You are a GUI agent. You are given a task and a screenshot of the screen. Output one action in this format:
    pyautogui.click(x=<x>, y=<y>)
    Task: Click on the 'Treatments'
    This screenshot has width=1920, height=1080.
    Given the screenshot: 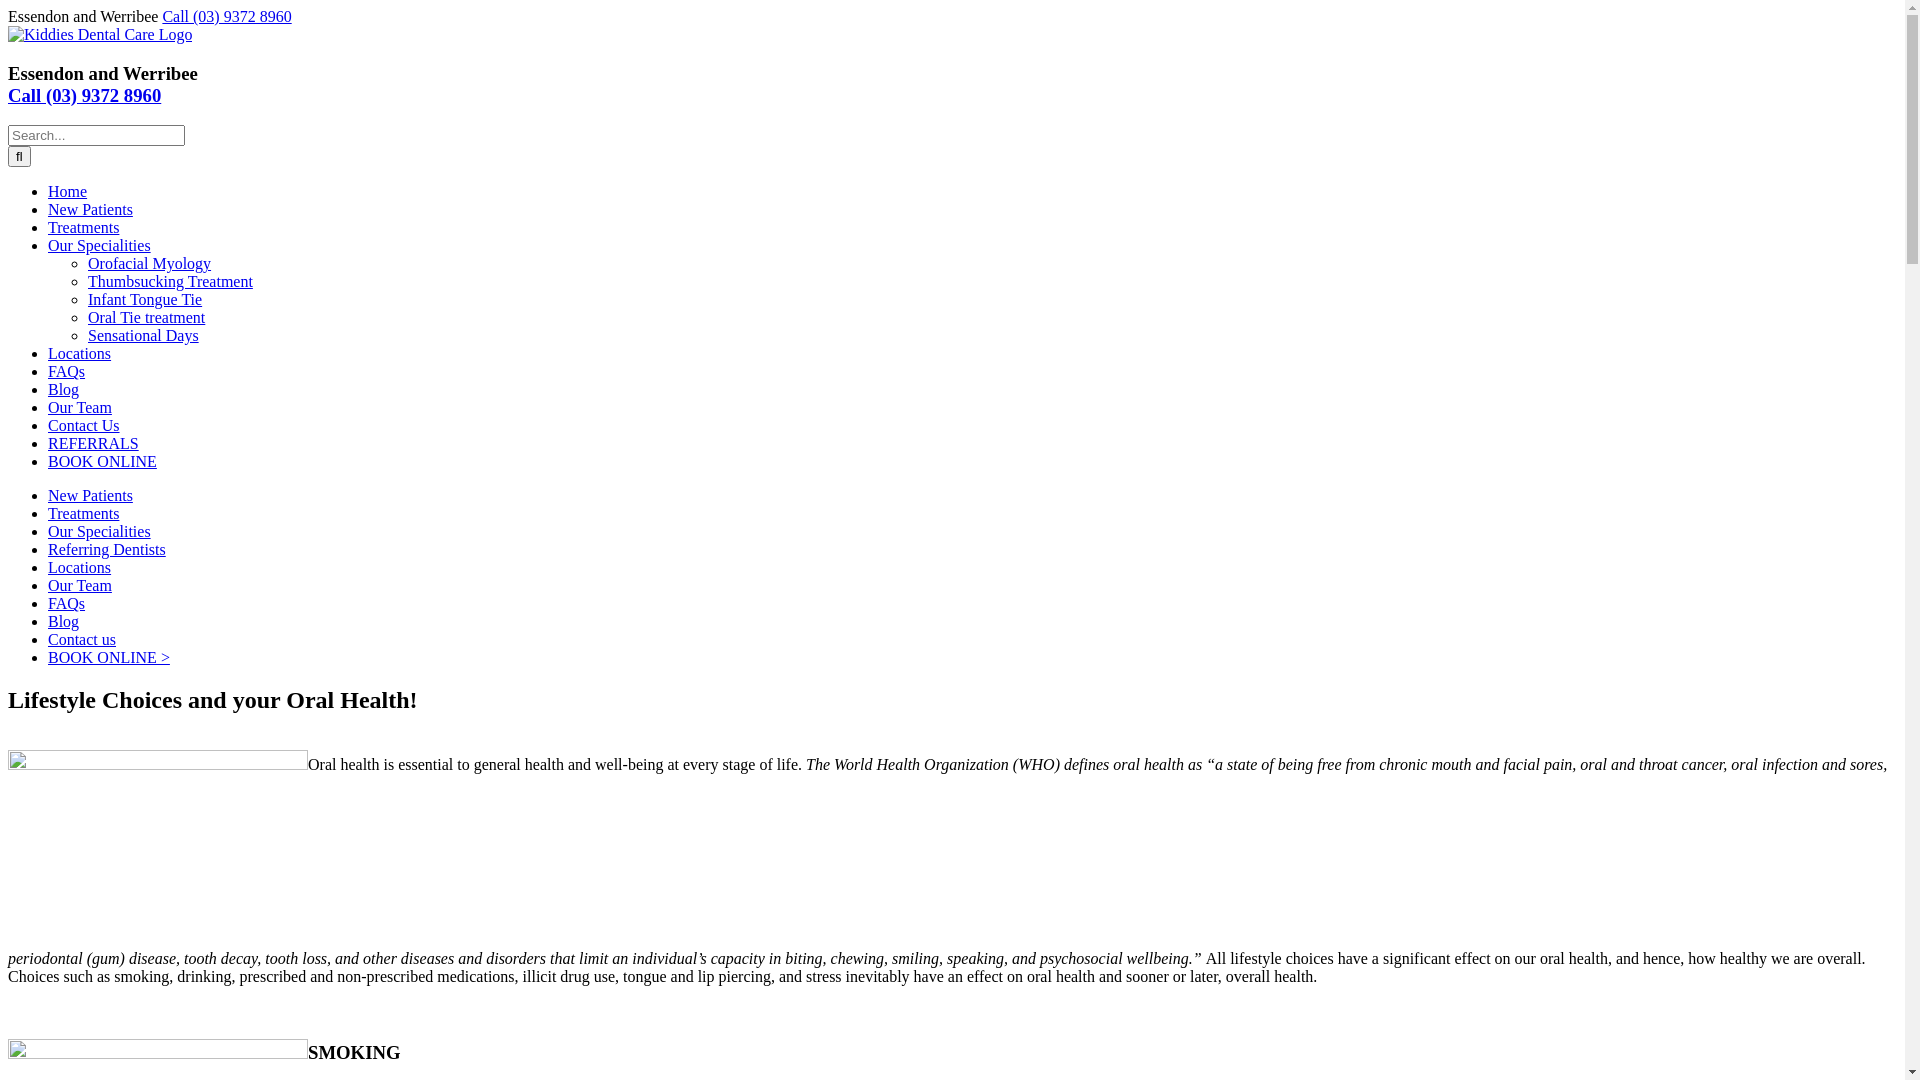 What is the action you would take?
    pyautogui.click(x=82, y=226)
    